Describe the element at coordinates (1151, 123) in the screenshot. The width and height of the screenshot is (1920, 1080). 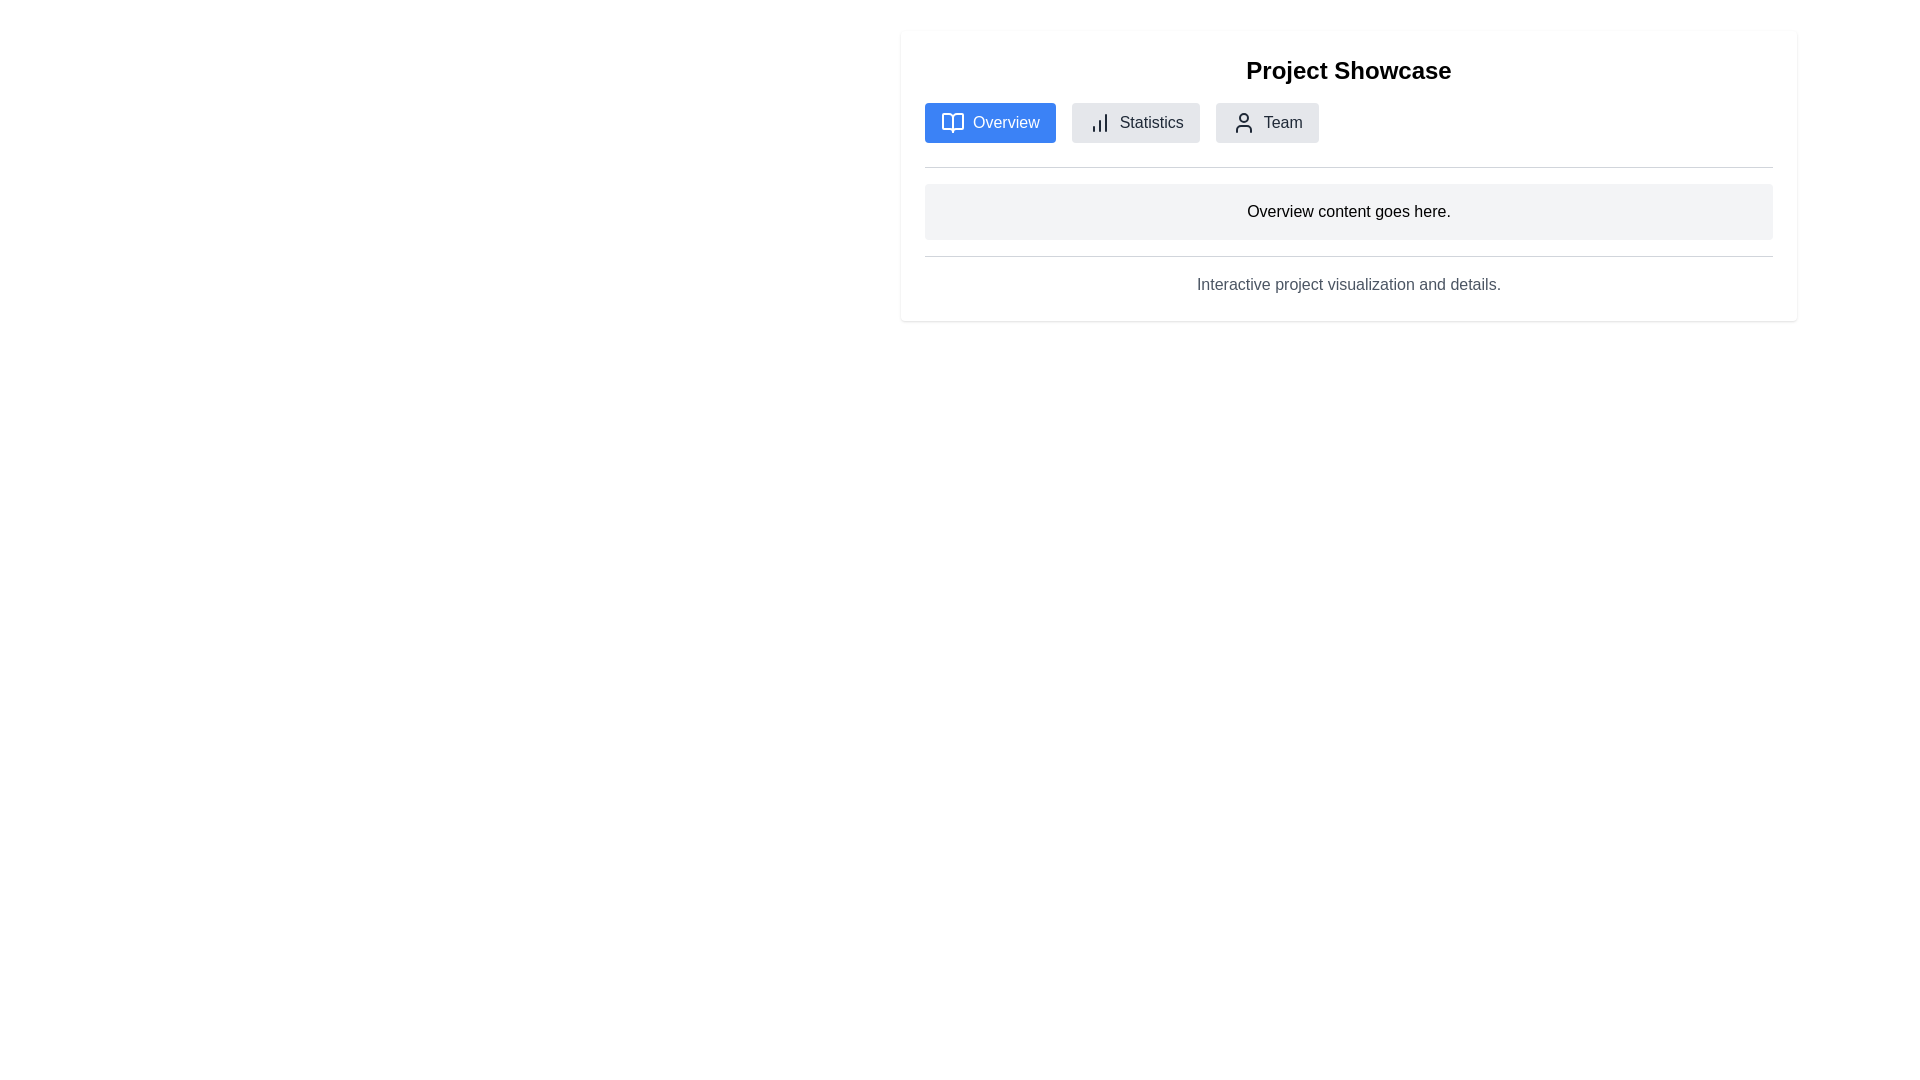
I see `the 'Statistics' text label in the horizontal navigation menu, which is located between the 'Overview' and 'Team' sections` at that location.